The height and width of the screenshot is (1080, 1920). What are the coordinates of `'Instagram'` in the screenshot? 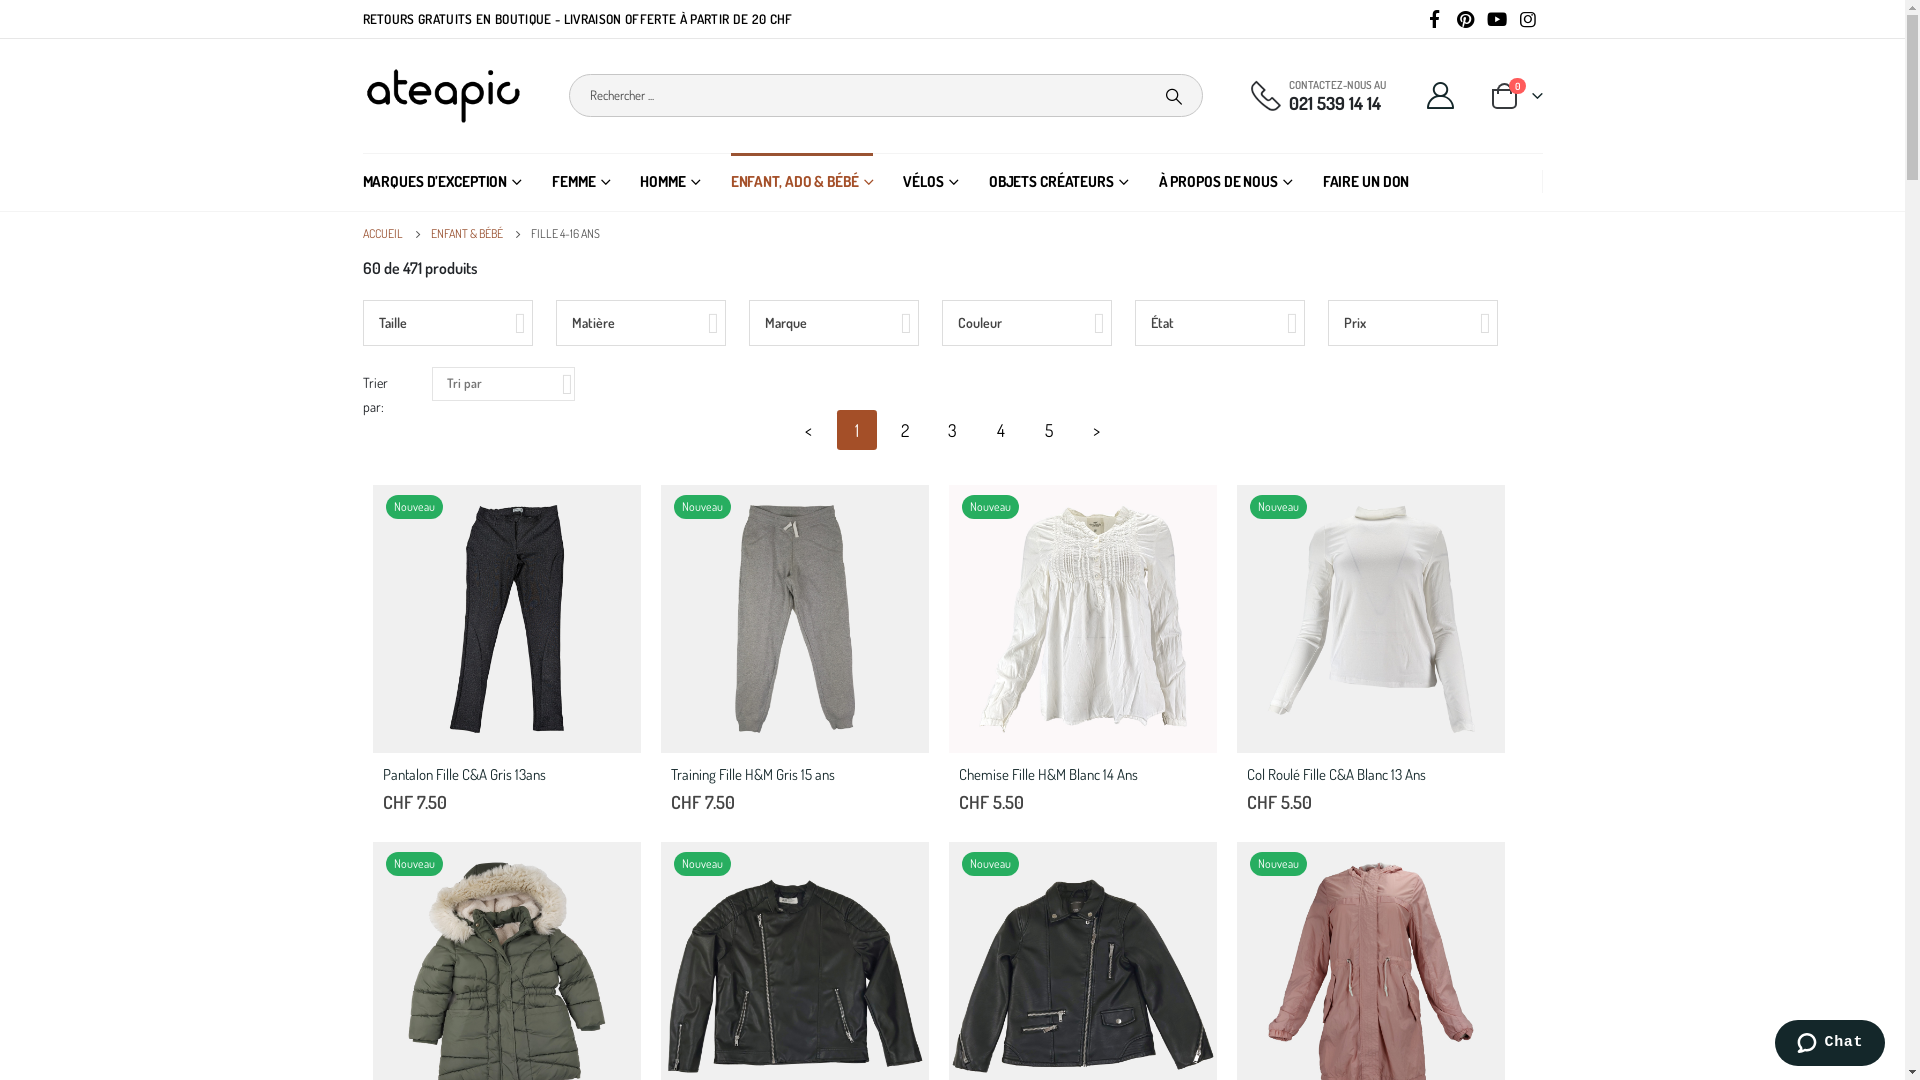 It's located at (1515, 19).